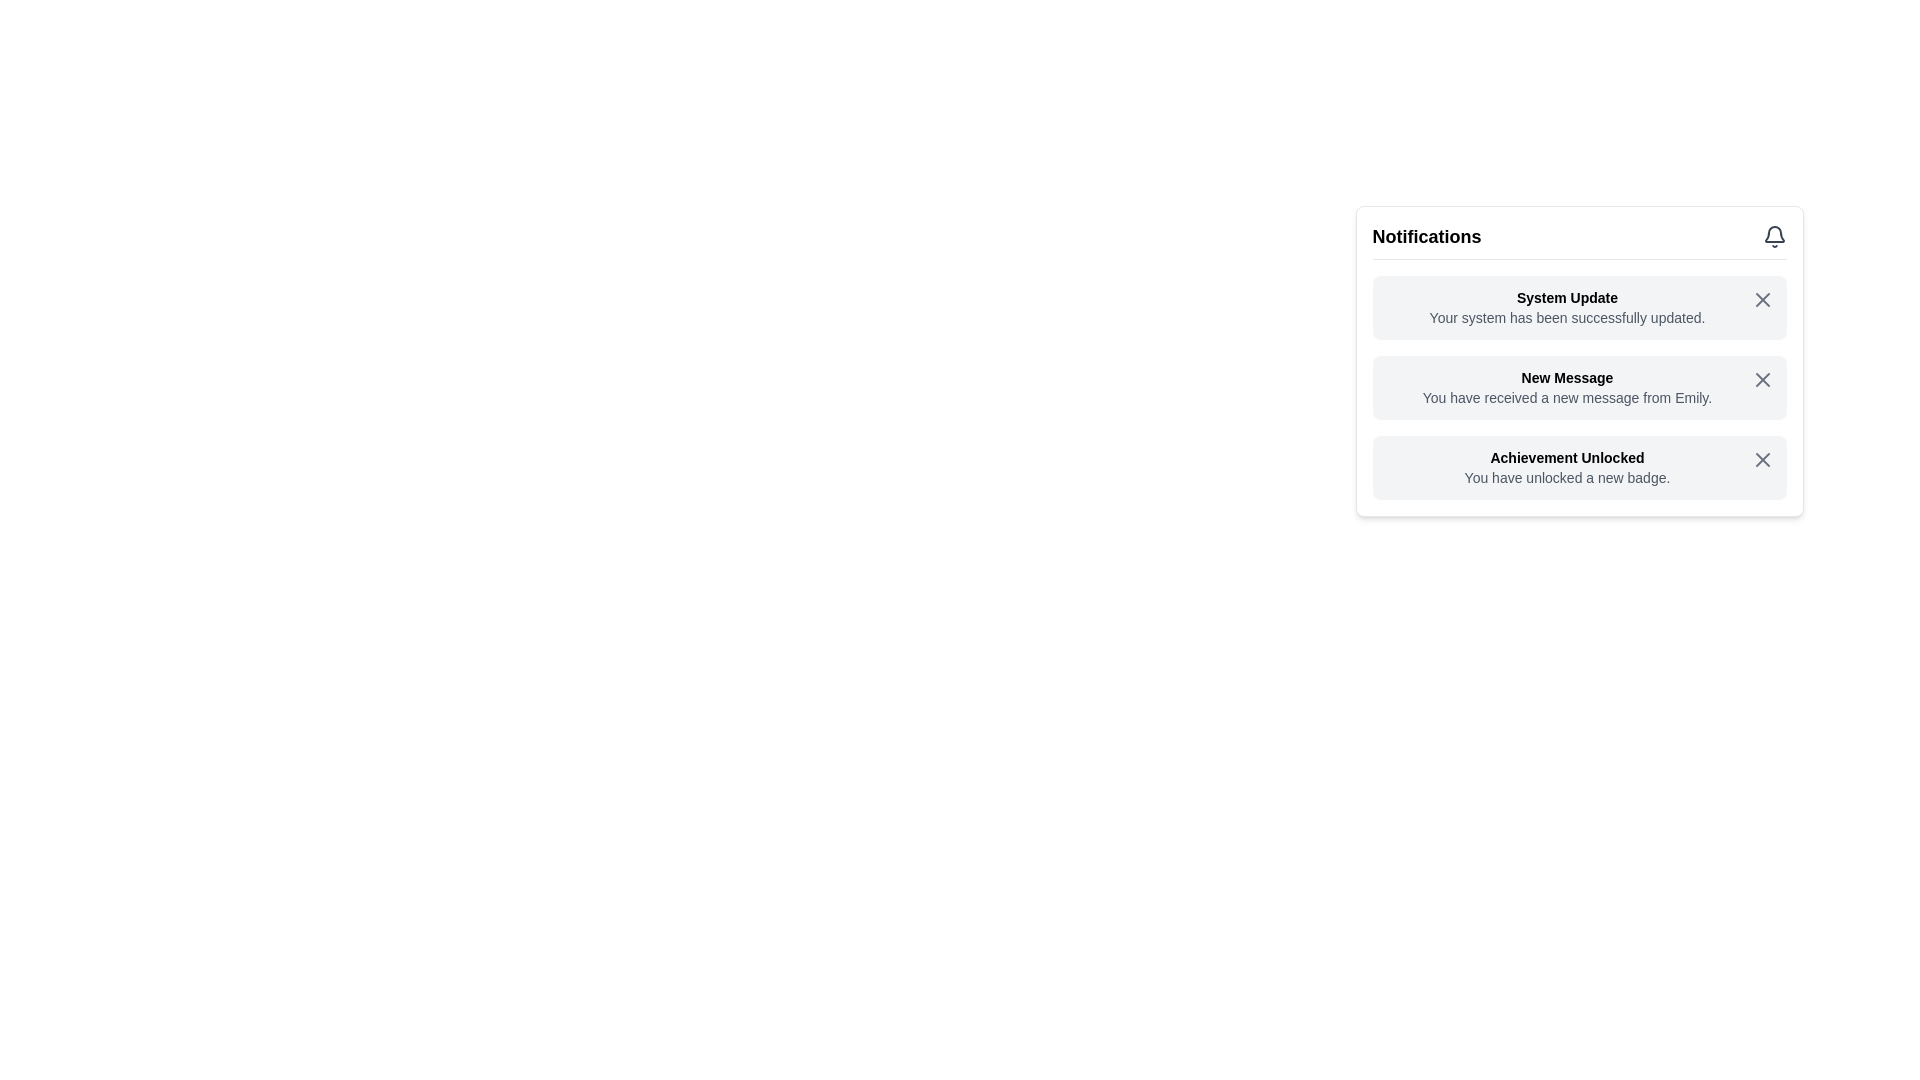 This screenshot has width=1920, height=1080. I want to click on the notification item that informs the user about a new message from 'Emily', which is the second item in the notification panel, so click(1578, 388).